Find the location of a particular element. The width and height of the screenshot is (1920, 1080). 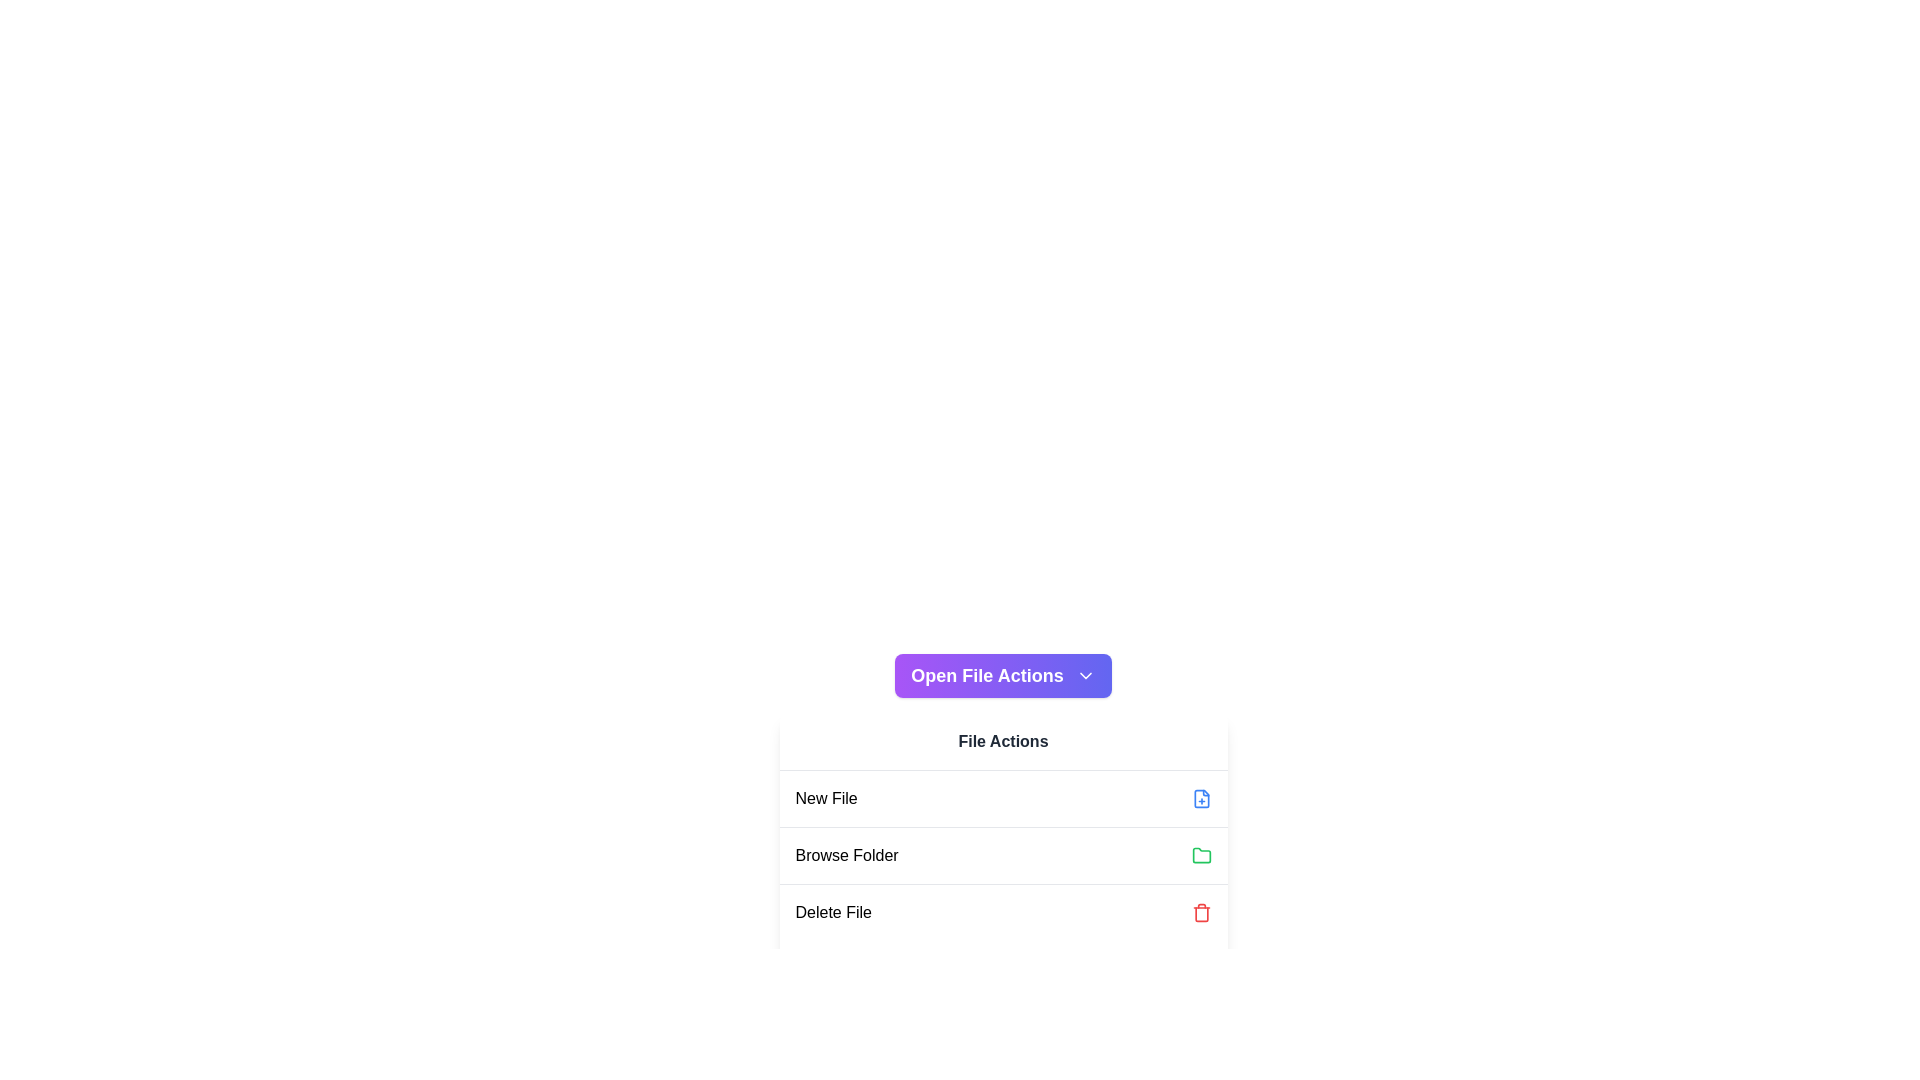

the static label that serves as a heading for the items in the modal-like panel, positioned at the top of the panel's content area is located at coordinates (1003, 742).